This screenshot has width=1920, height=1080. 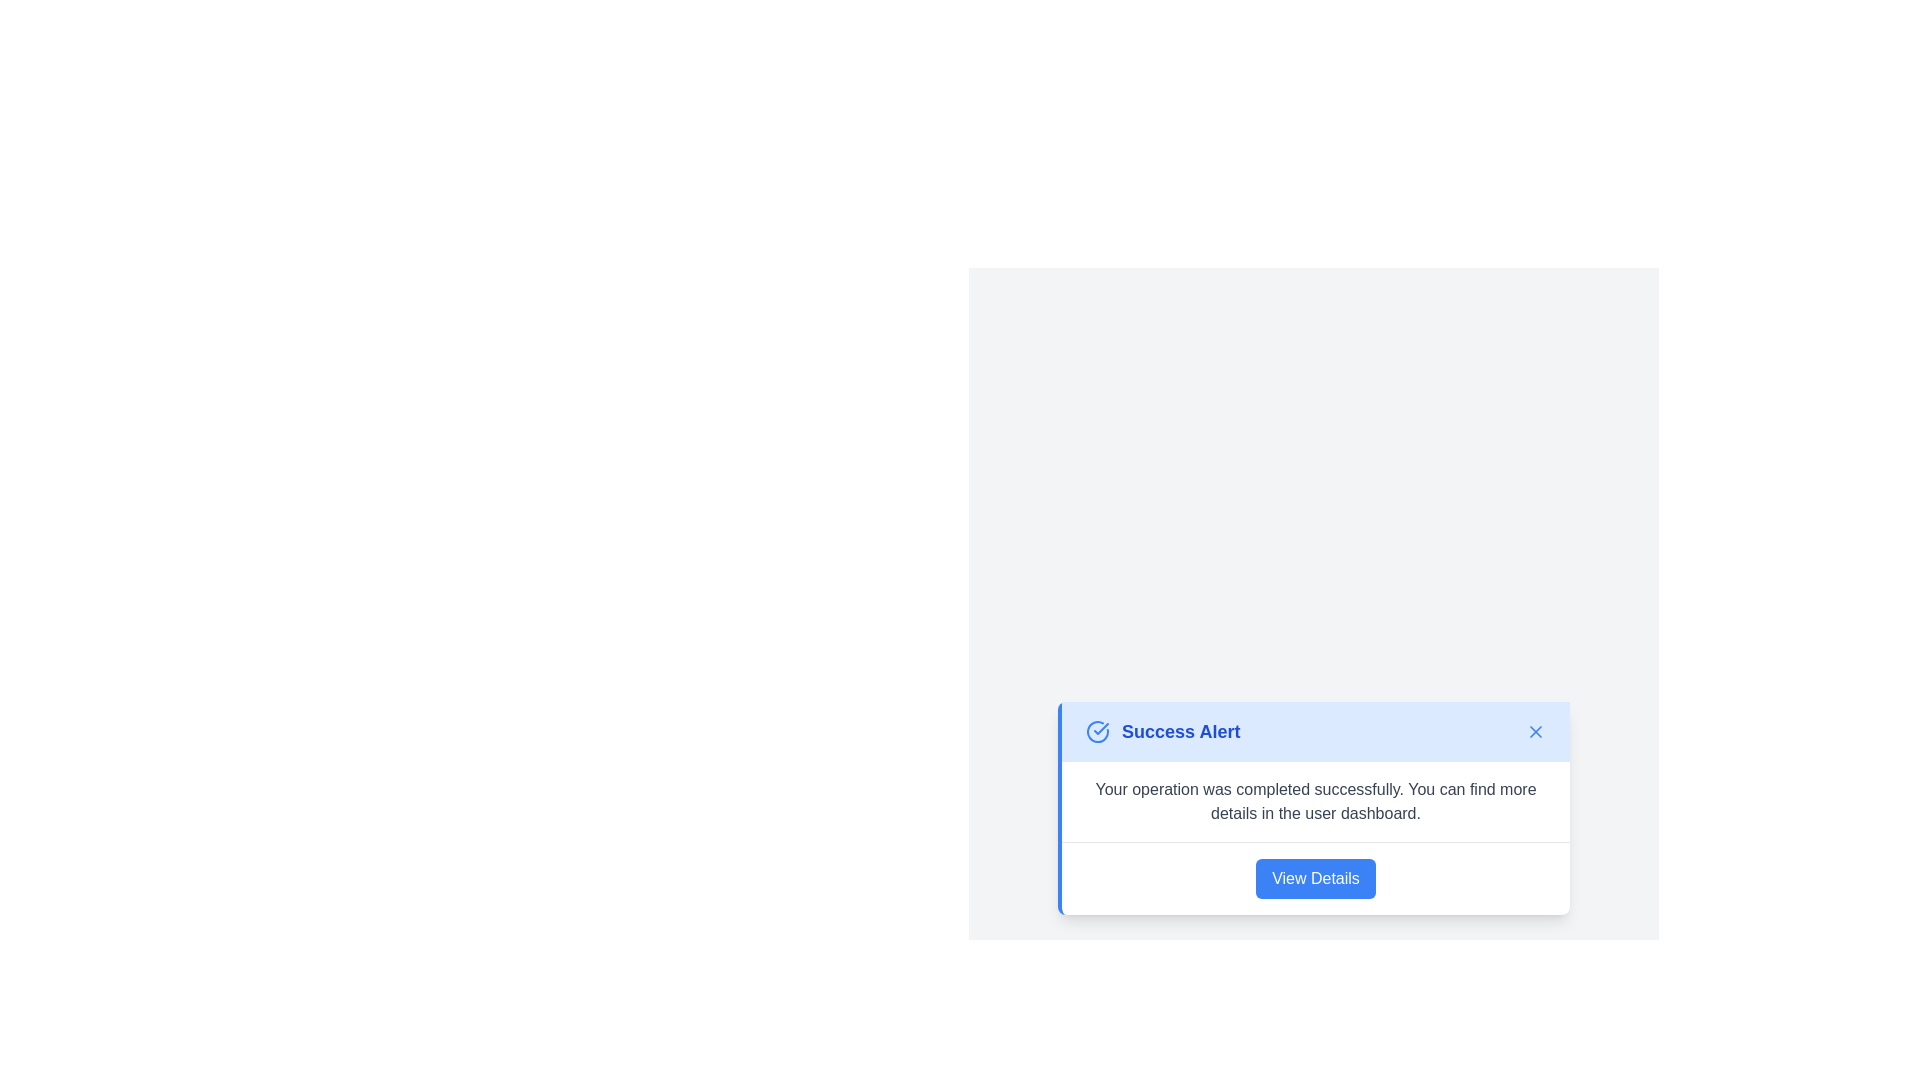 What do you see at coordinates (1315, 800) in the screenshot?
I see `the success message displayed in the notification card, which is located below the 'Success Alert' heading and above the 'View Details' button` at bounding box center [1315, 800].